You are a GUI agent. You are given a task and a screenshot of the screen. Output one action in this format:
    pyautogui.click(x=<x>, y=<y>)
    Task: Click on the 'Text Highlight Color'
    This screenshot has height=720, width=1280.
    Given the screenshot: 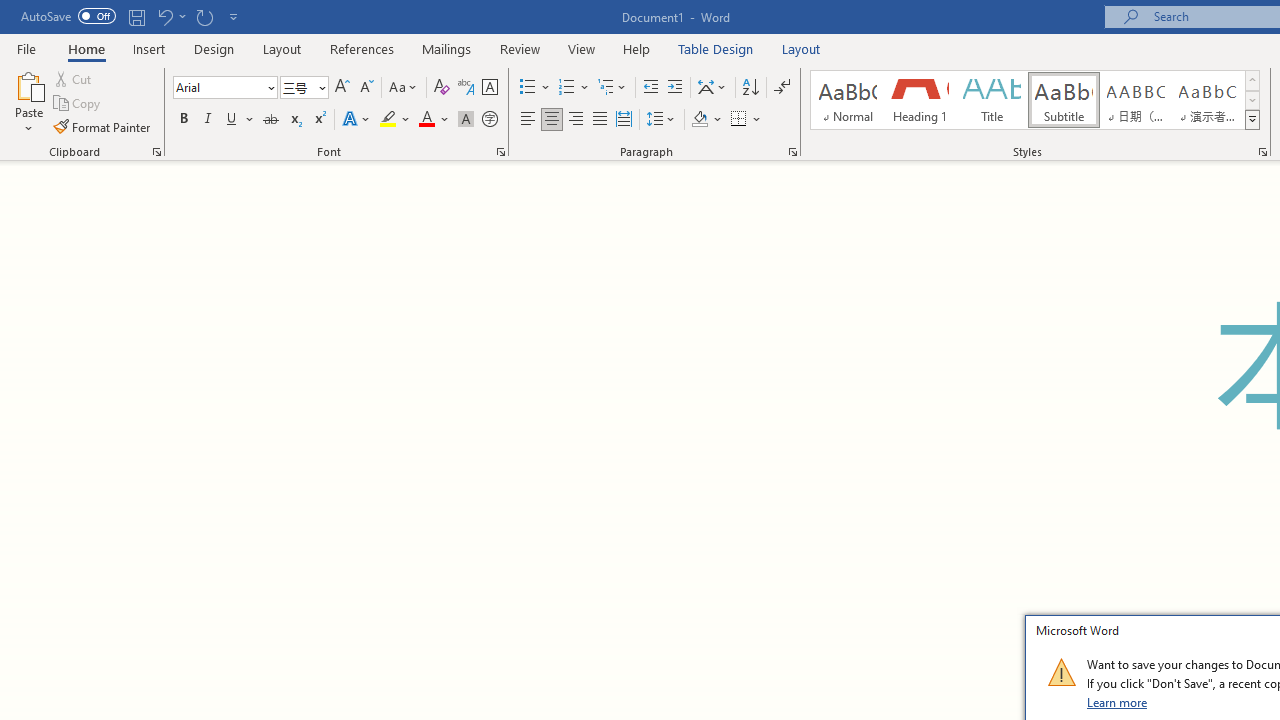 What is the action you would take?
    pyautogui.click(x=395, y=119)
    